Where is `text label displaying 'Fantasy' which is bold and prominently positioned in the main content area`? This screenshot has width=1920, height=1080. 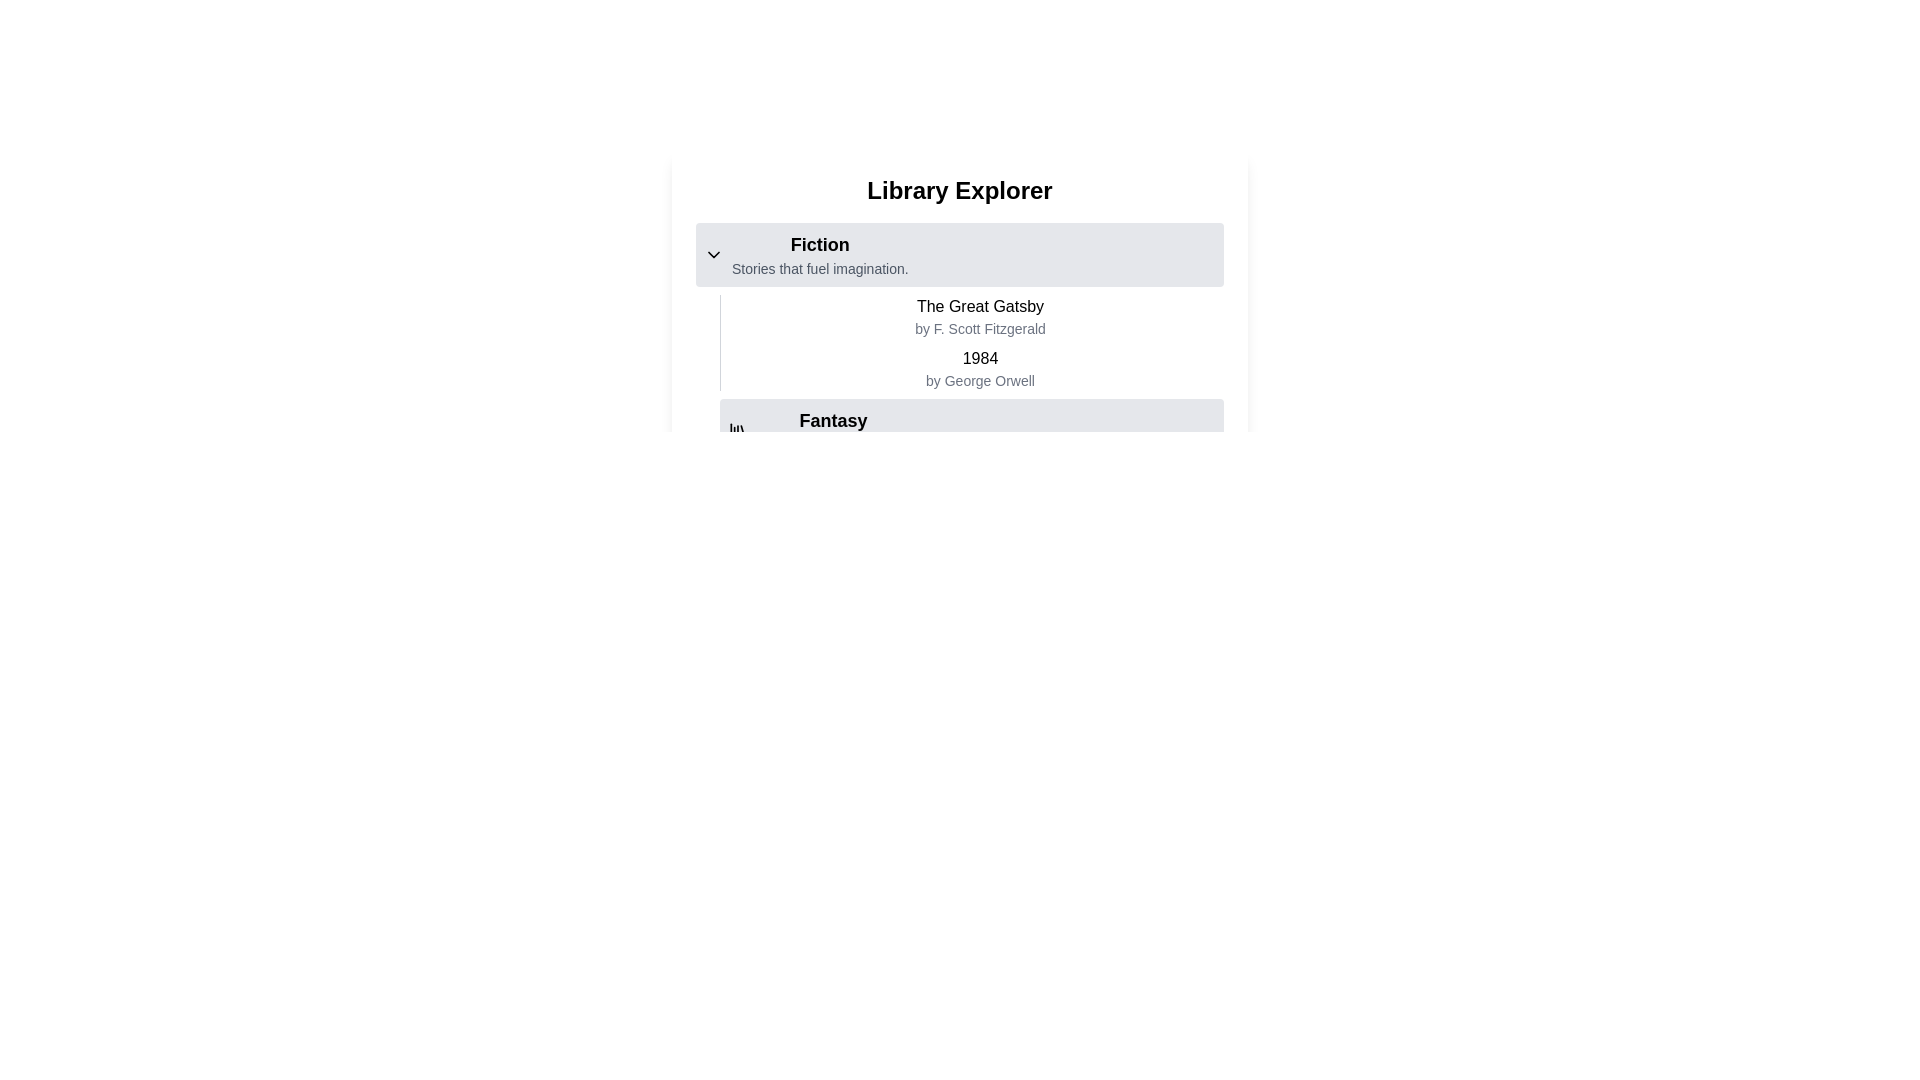 text label displaying 'Fantasy' which is bold and prominently positioned in the main content area is located at coordinates (833, 419).